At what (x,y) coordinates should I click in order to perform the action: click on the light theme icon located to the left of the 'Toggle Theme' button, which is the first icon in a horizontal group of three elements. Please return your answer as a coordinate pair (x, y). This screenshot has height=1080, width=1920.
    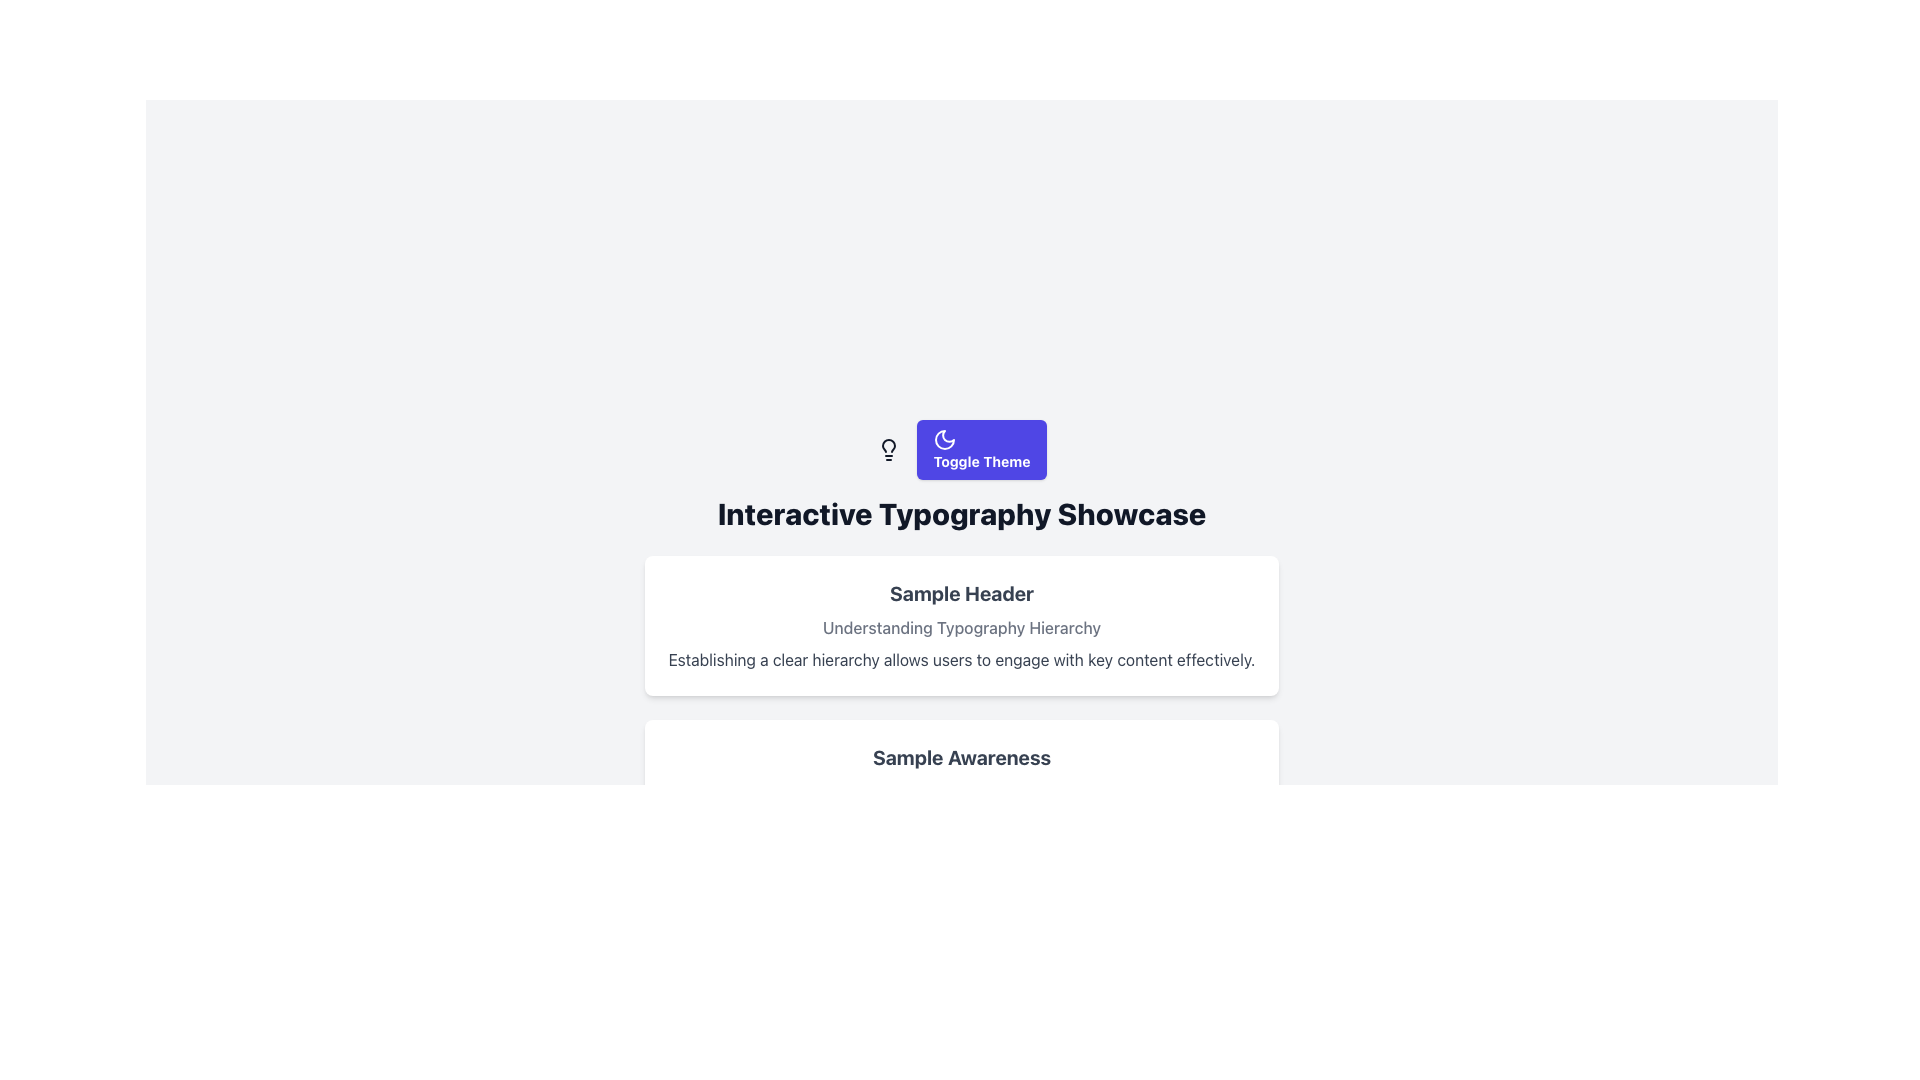
    Looking at the image, I should click on (888, 450).